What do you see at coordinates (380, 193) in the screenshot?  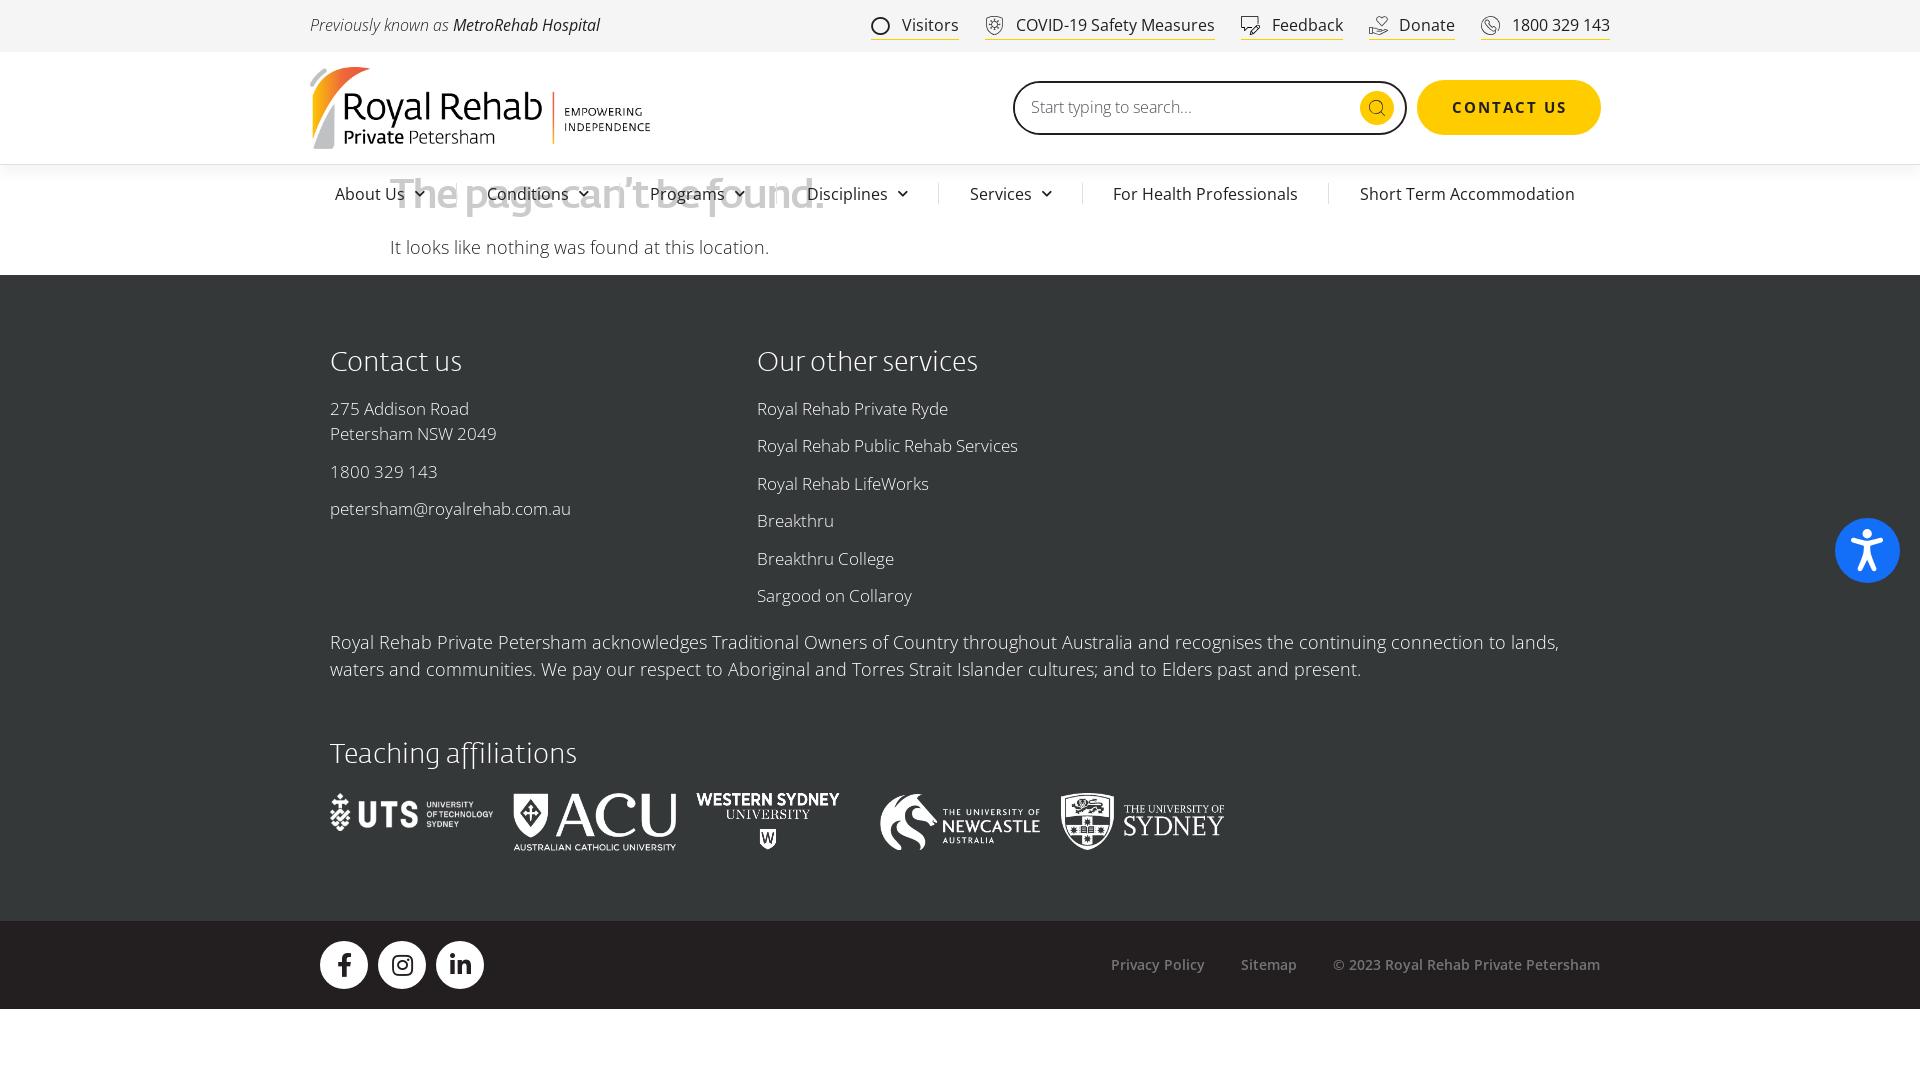 I see `'About Us'` at bounding box center [380, 193].